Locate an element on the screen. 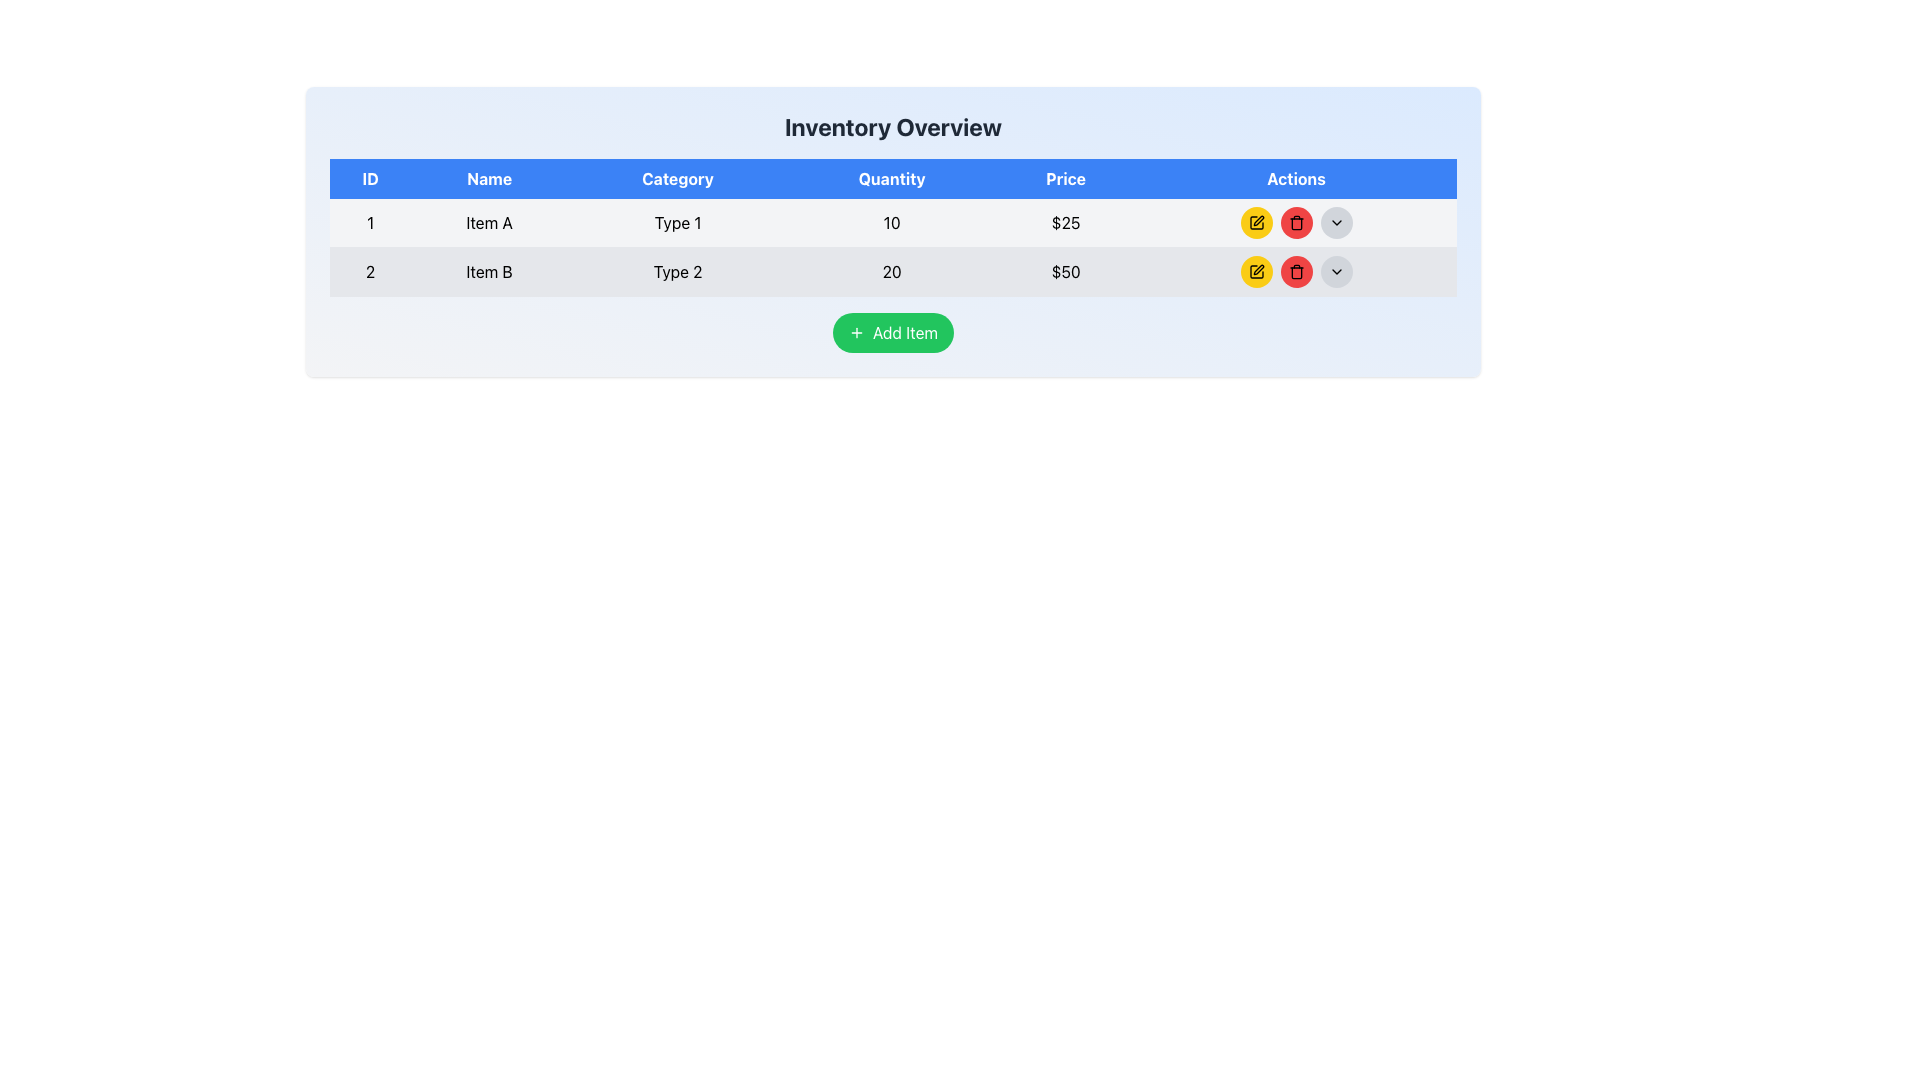  the 'Edit' icon button located in the 'Actions' column of the second row in the table to initiate the edit action is located at coordinates (1256, 270).